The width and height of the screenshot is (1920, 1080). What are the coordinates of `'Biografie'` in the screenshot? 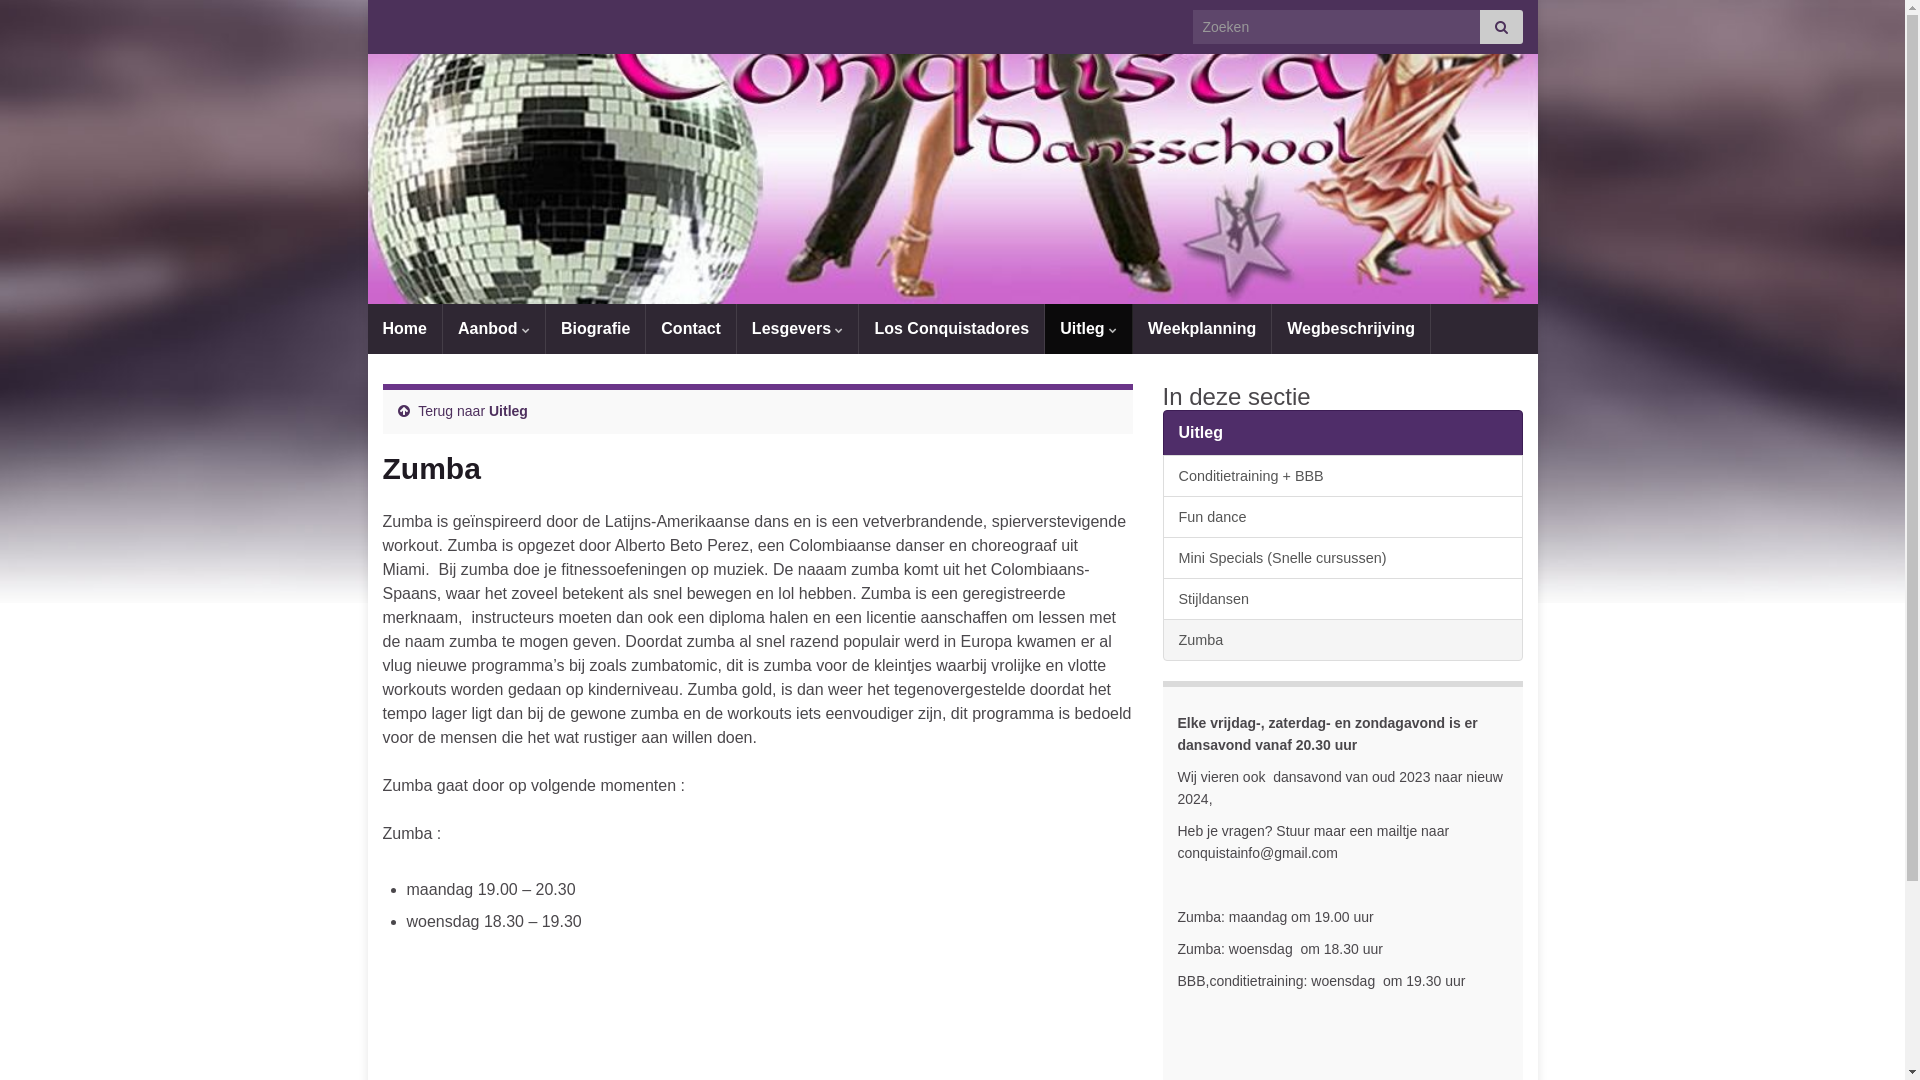 It's located at (594, 327).